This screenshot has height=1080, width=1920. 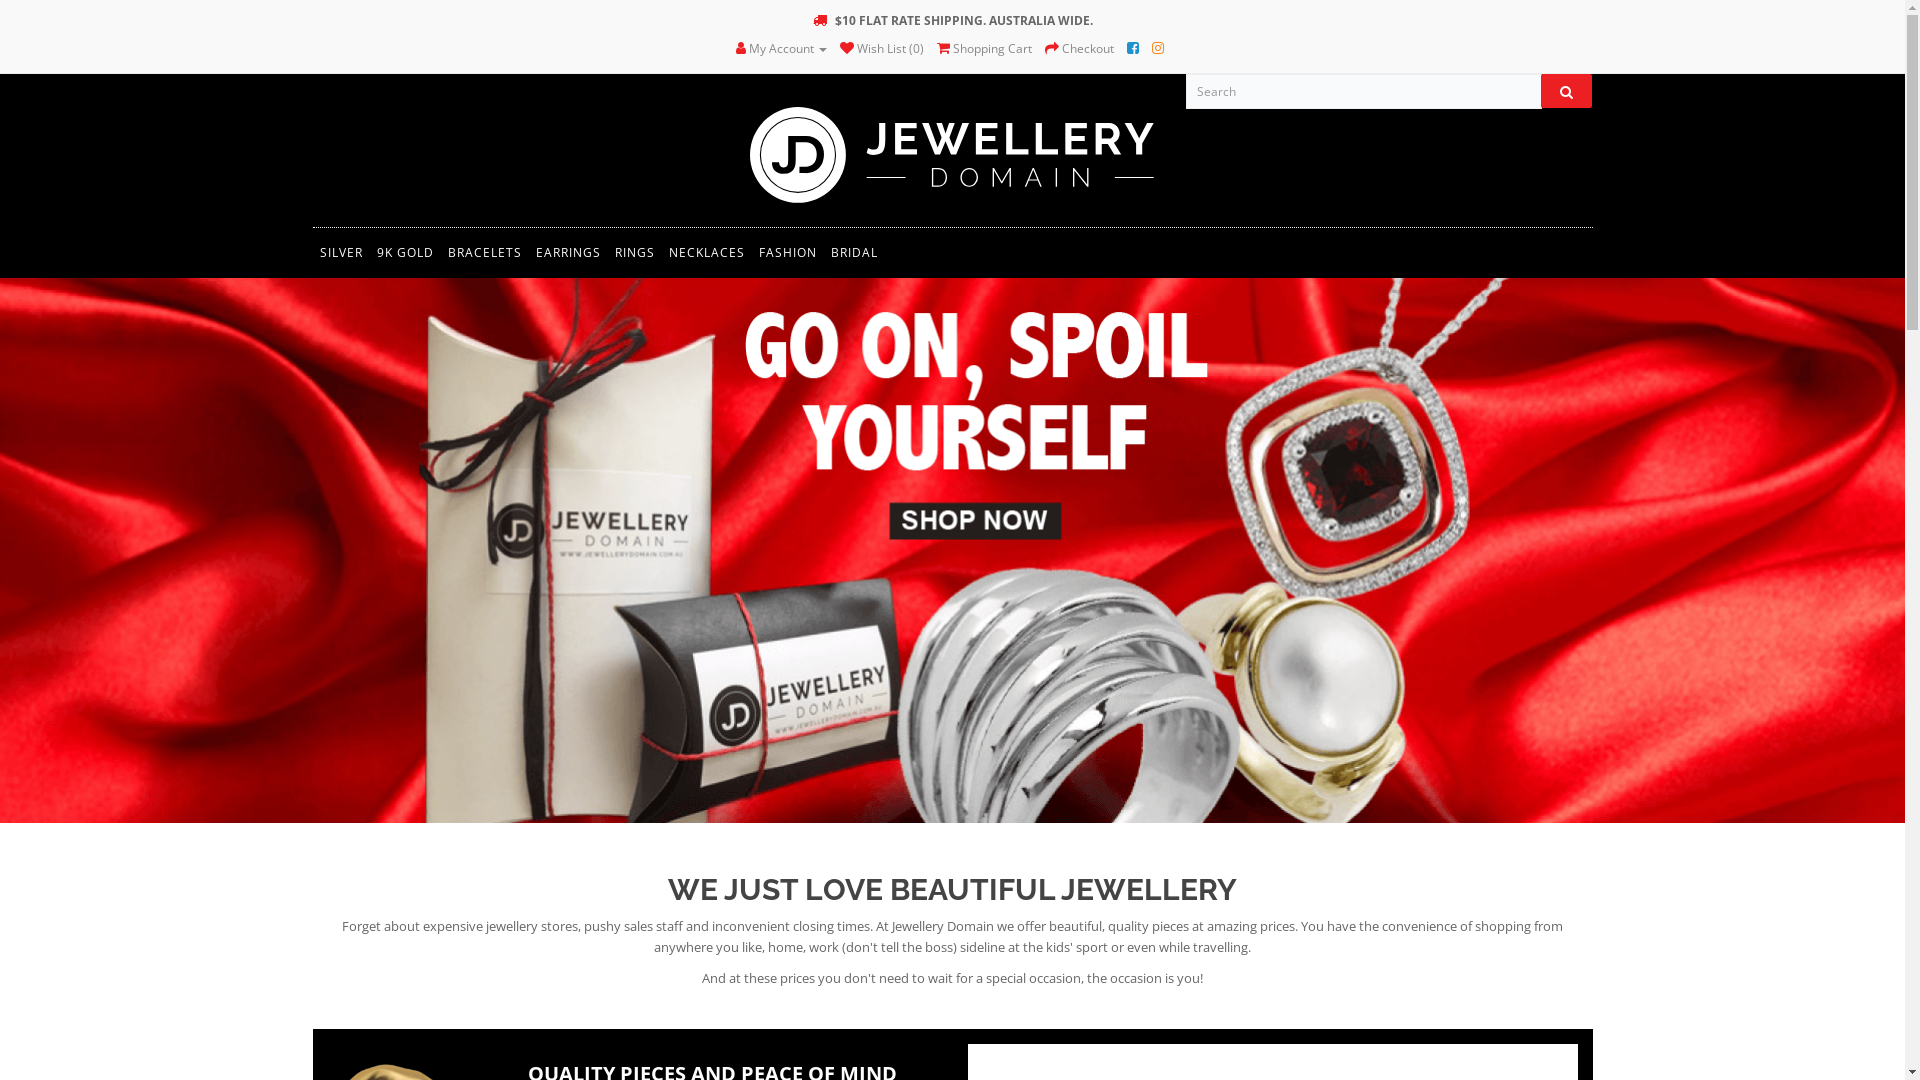 I want to click on 'SILVER', so click(x=340, y=252).